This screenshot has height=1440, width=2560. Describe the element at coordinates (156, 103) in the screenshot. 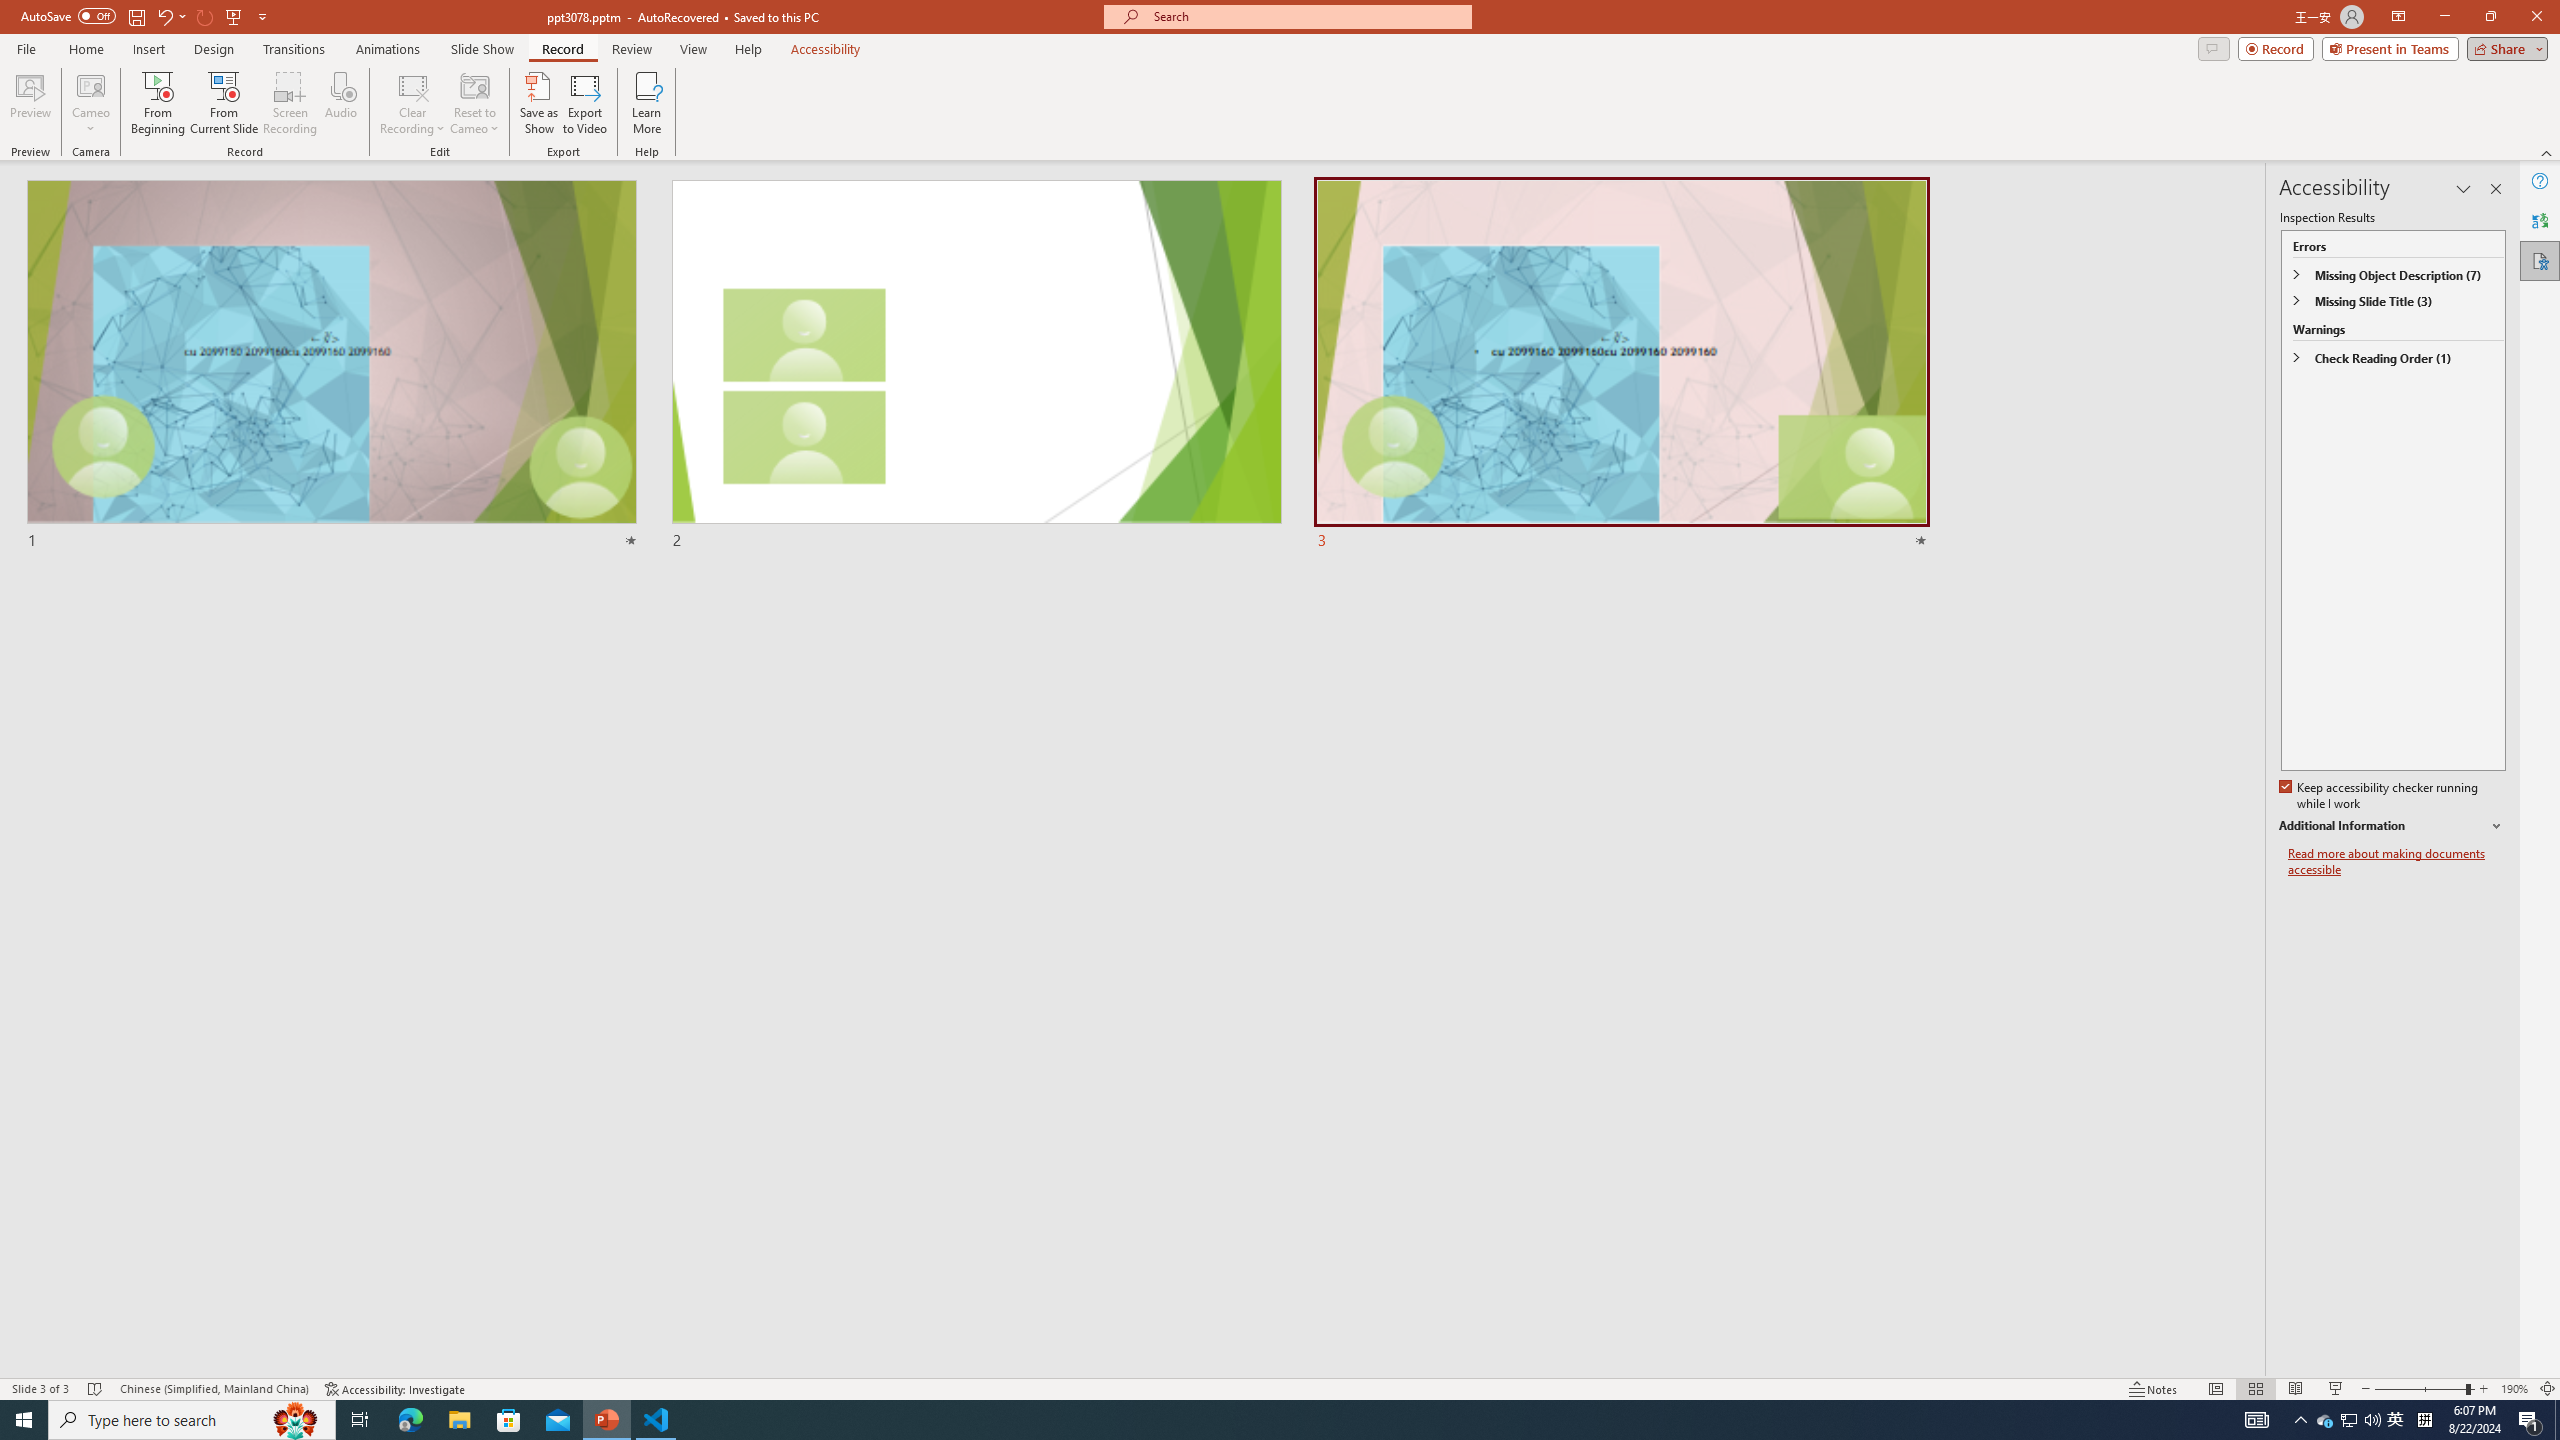

I see `'From Beginning...'` at that location.